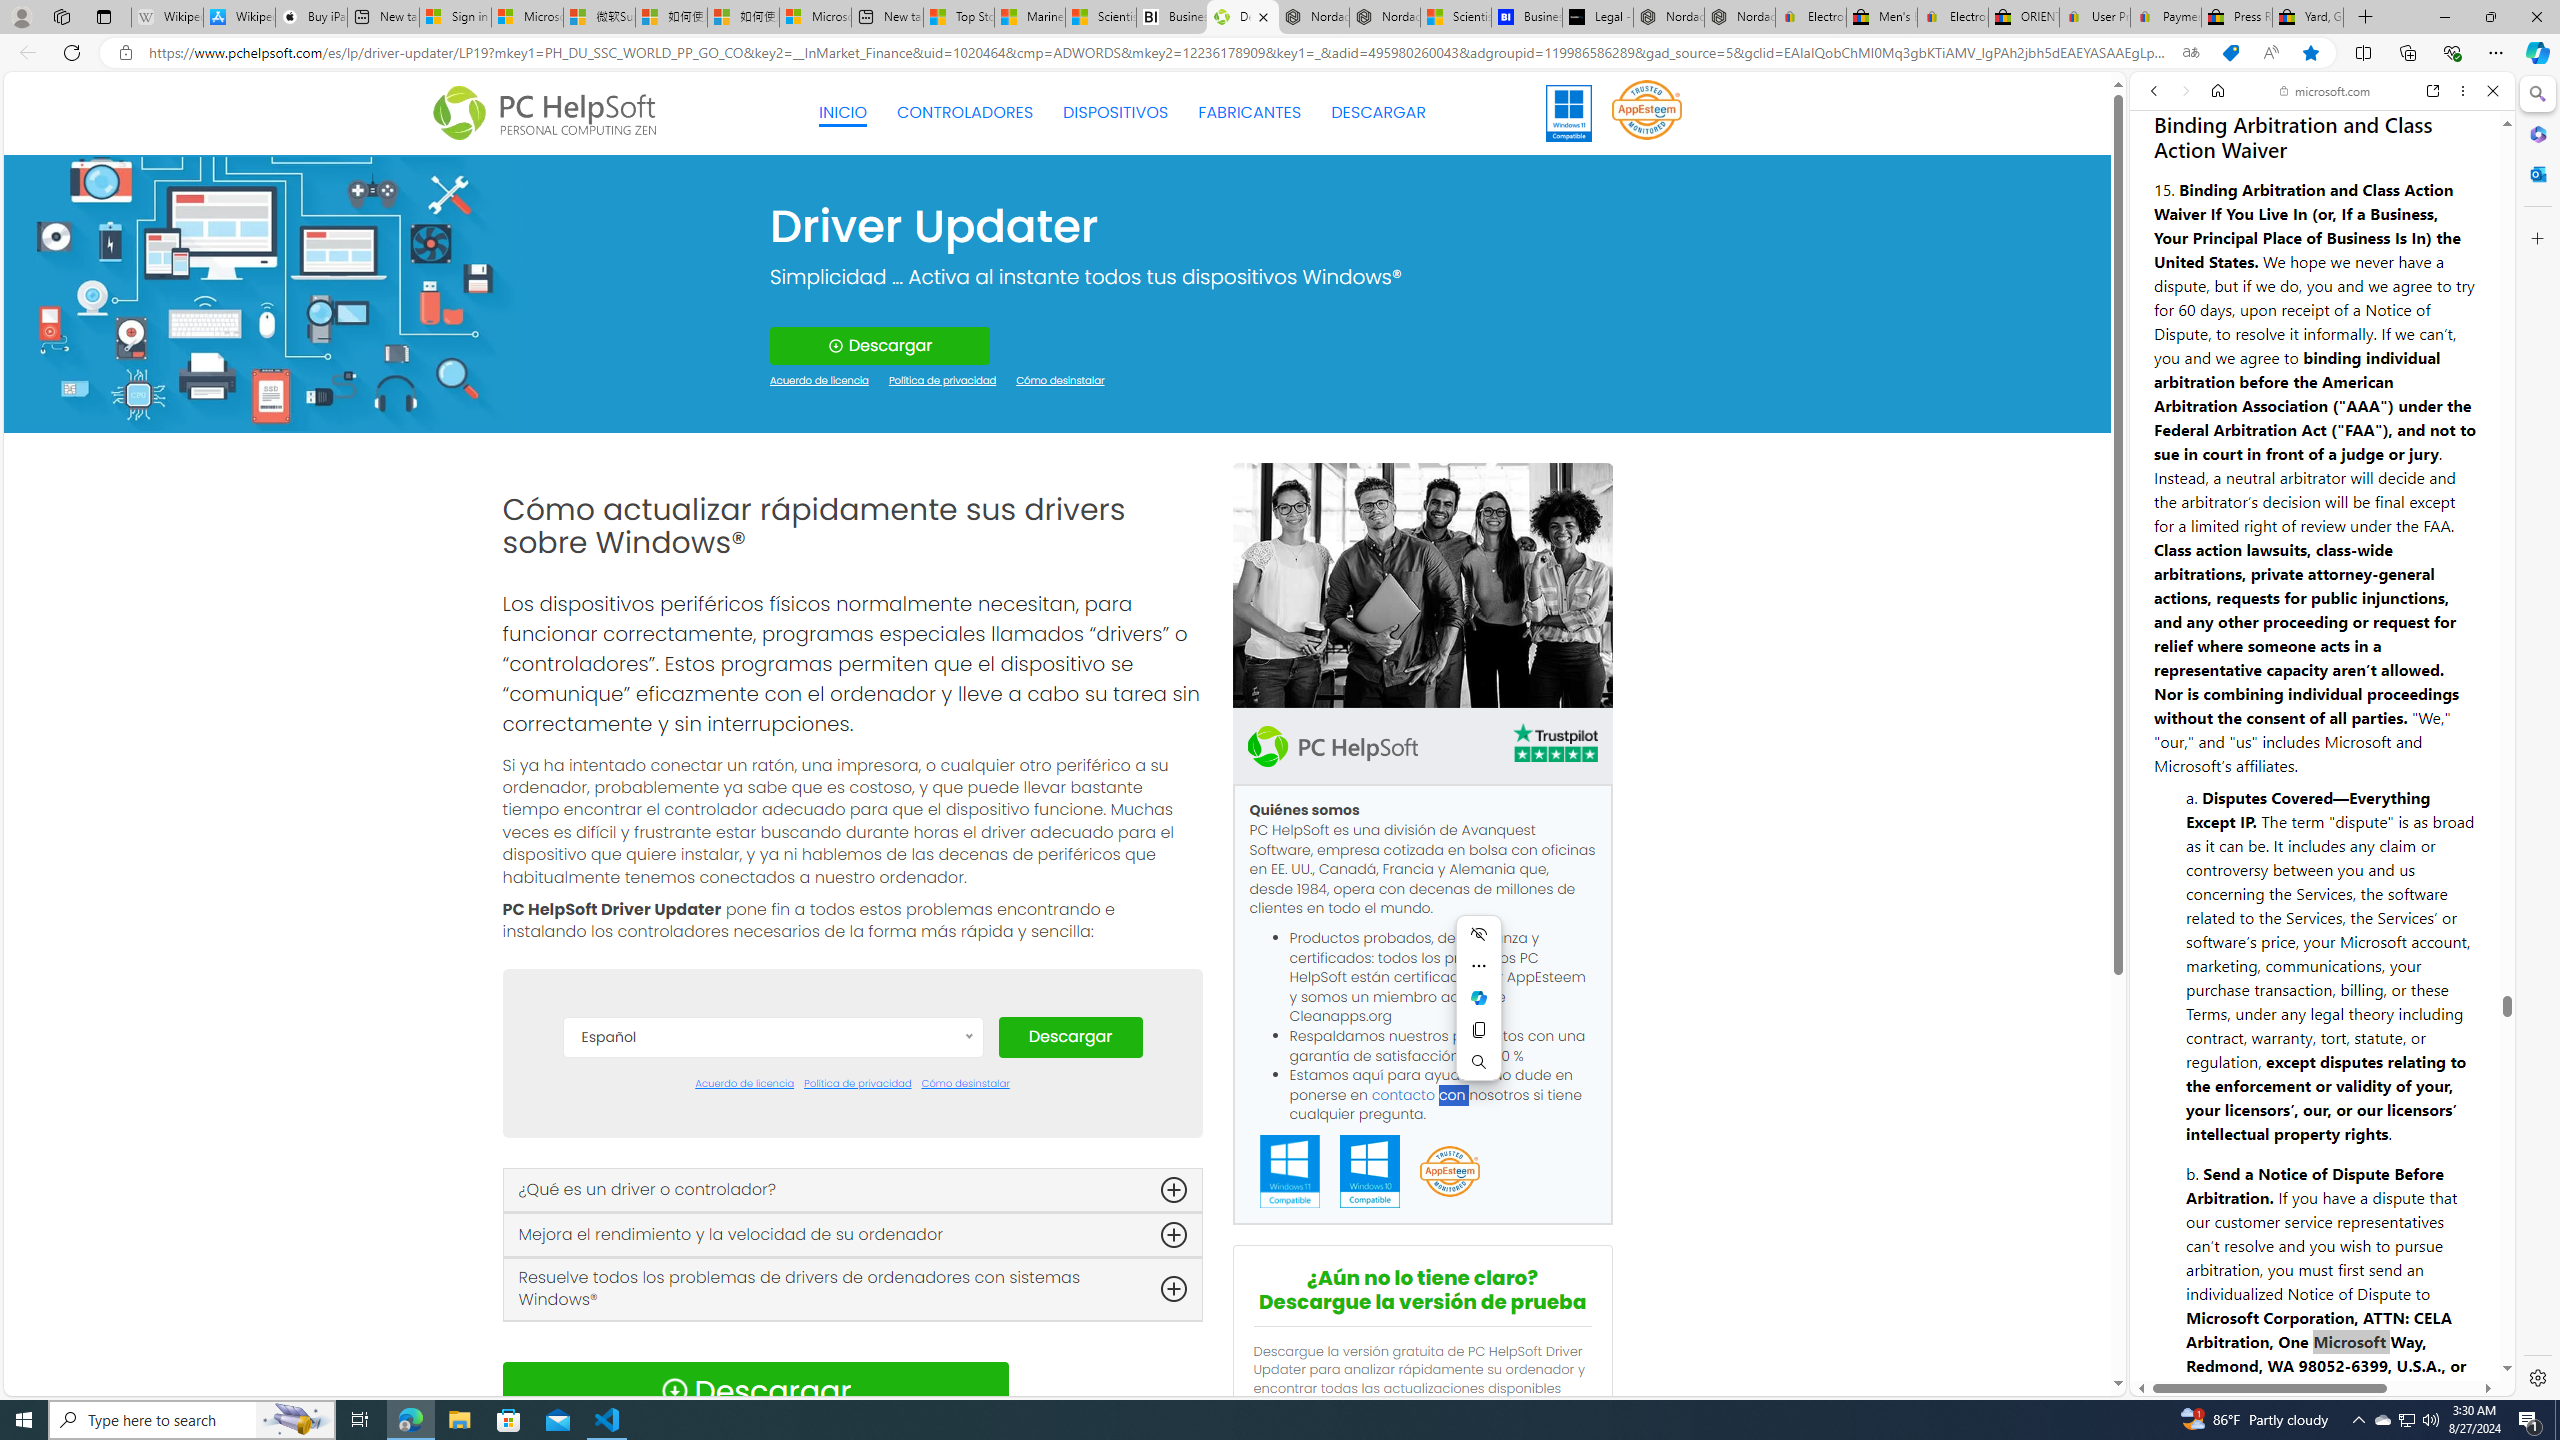 The width and height of the screenshot is (2560, 1440). I want to click on 'Customize', so click(2535, 237).